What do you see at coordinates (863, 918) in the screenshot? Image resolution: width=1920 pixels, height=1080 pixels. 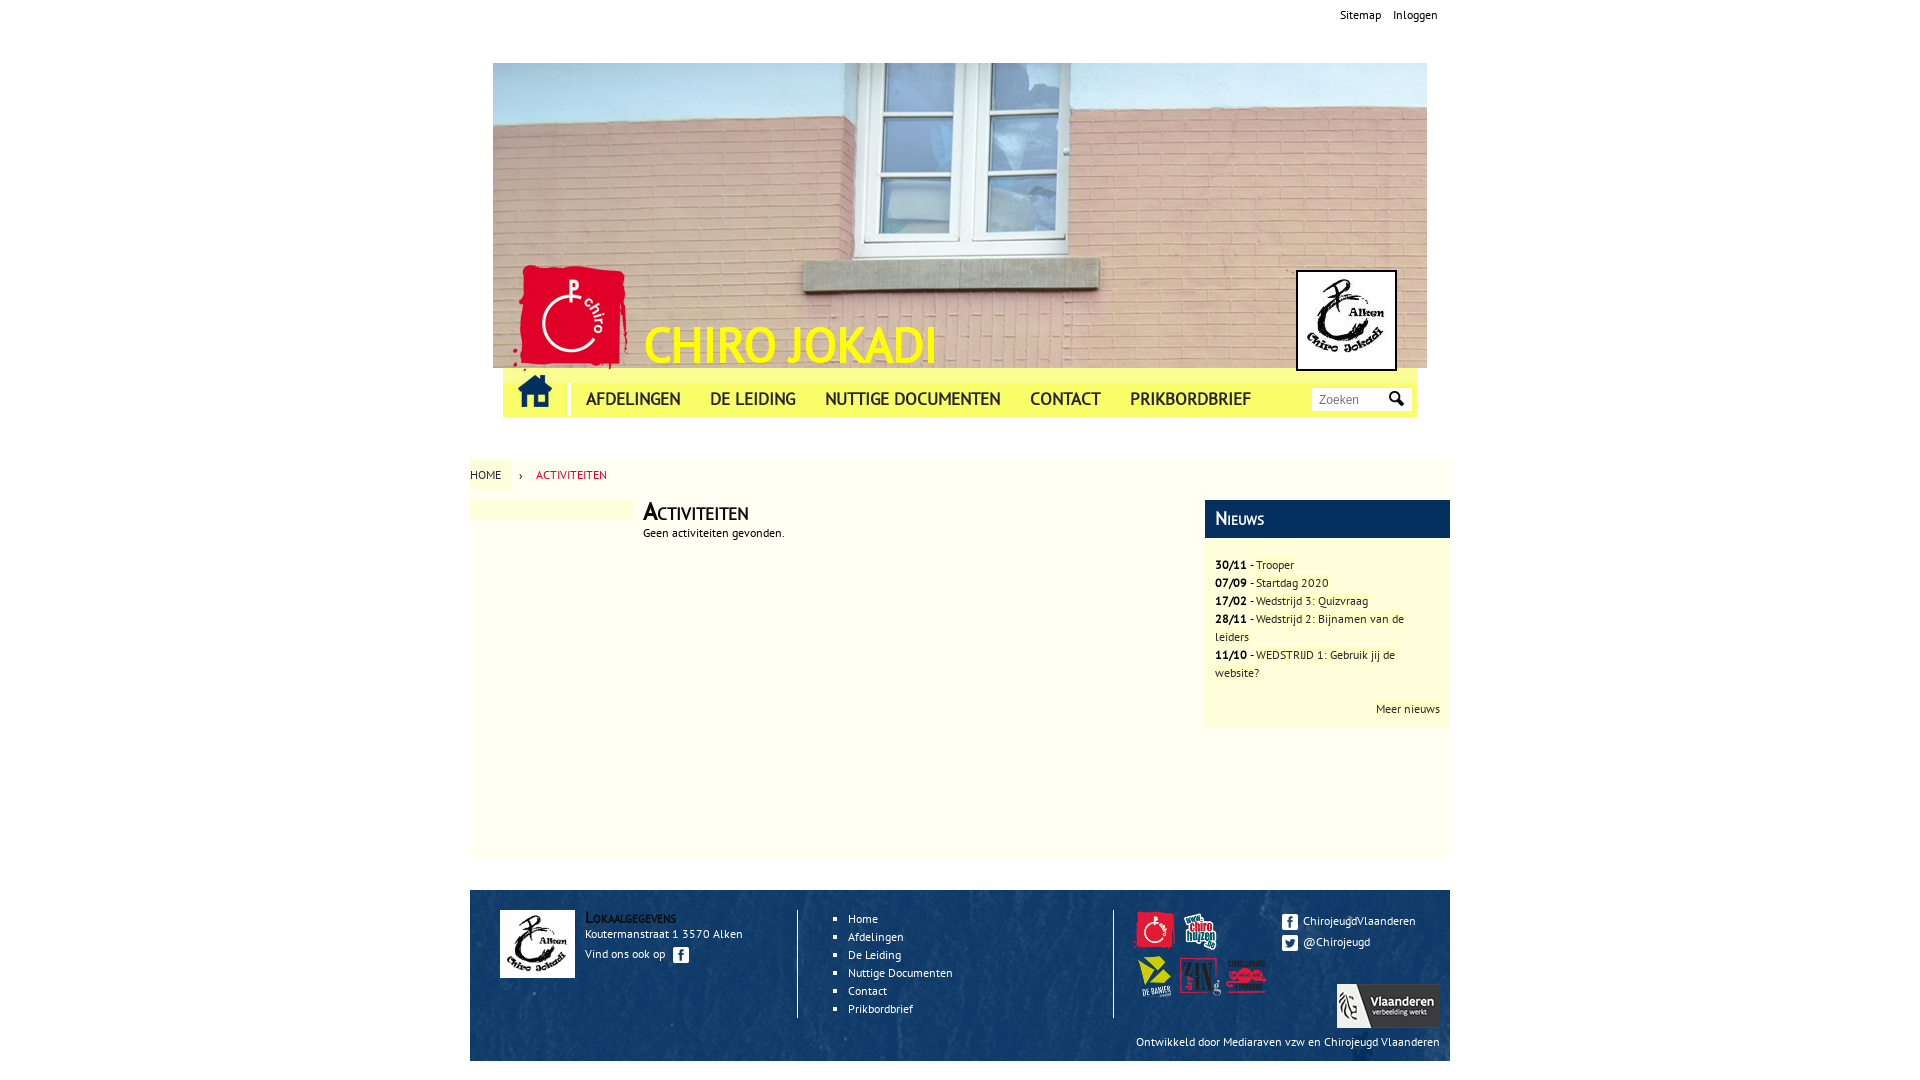 I see `'Home'` at bounding box center [863, 918].